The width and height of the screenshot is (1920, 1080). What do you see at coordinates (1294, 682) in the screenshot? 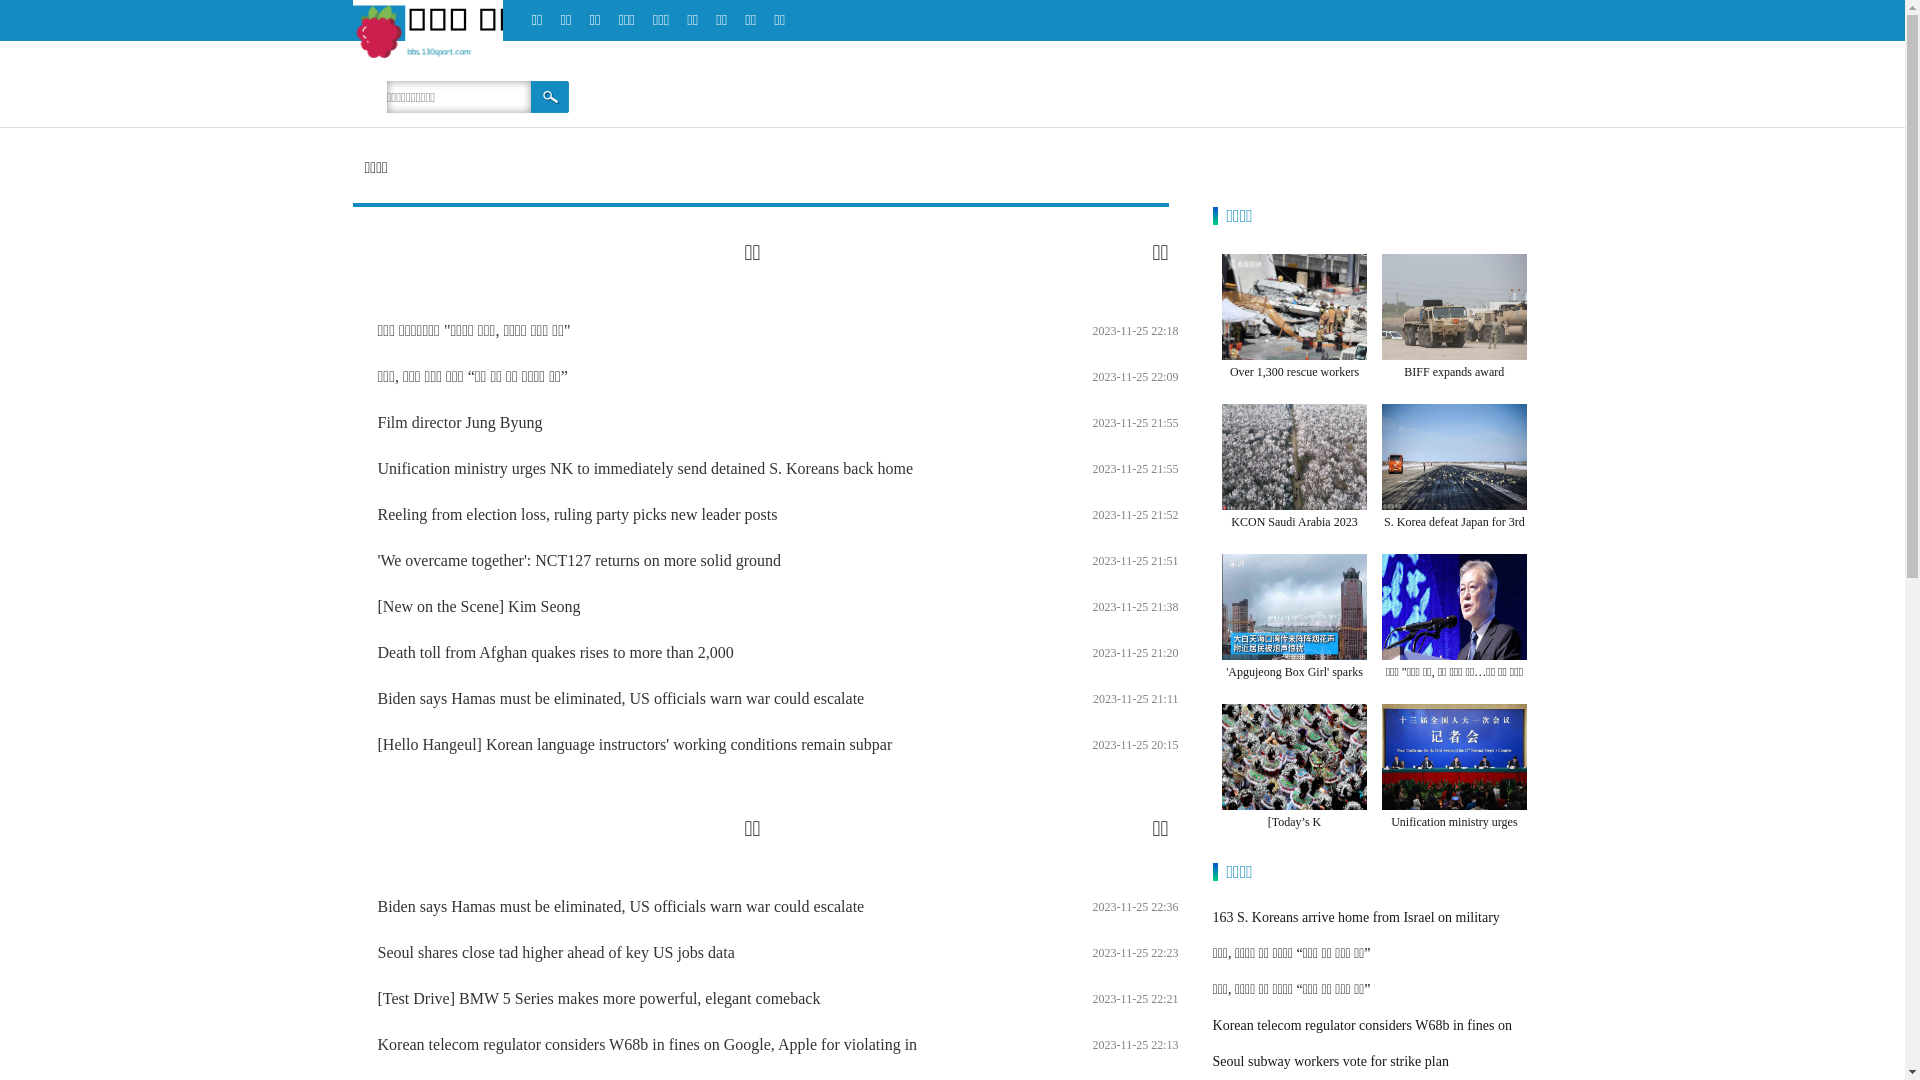
I see `''Apgujeong Box Girl' sparks online debate'` at bounding box center [1294, 682].